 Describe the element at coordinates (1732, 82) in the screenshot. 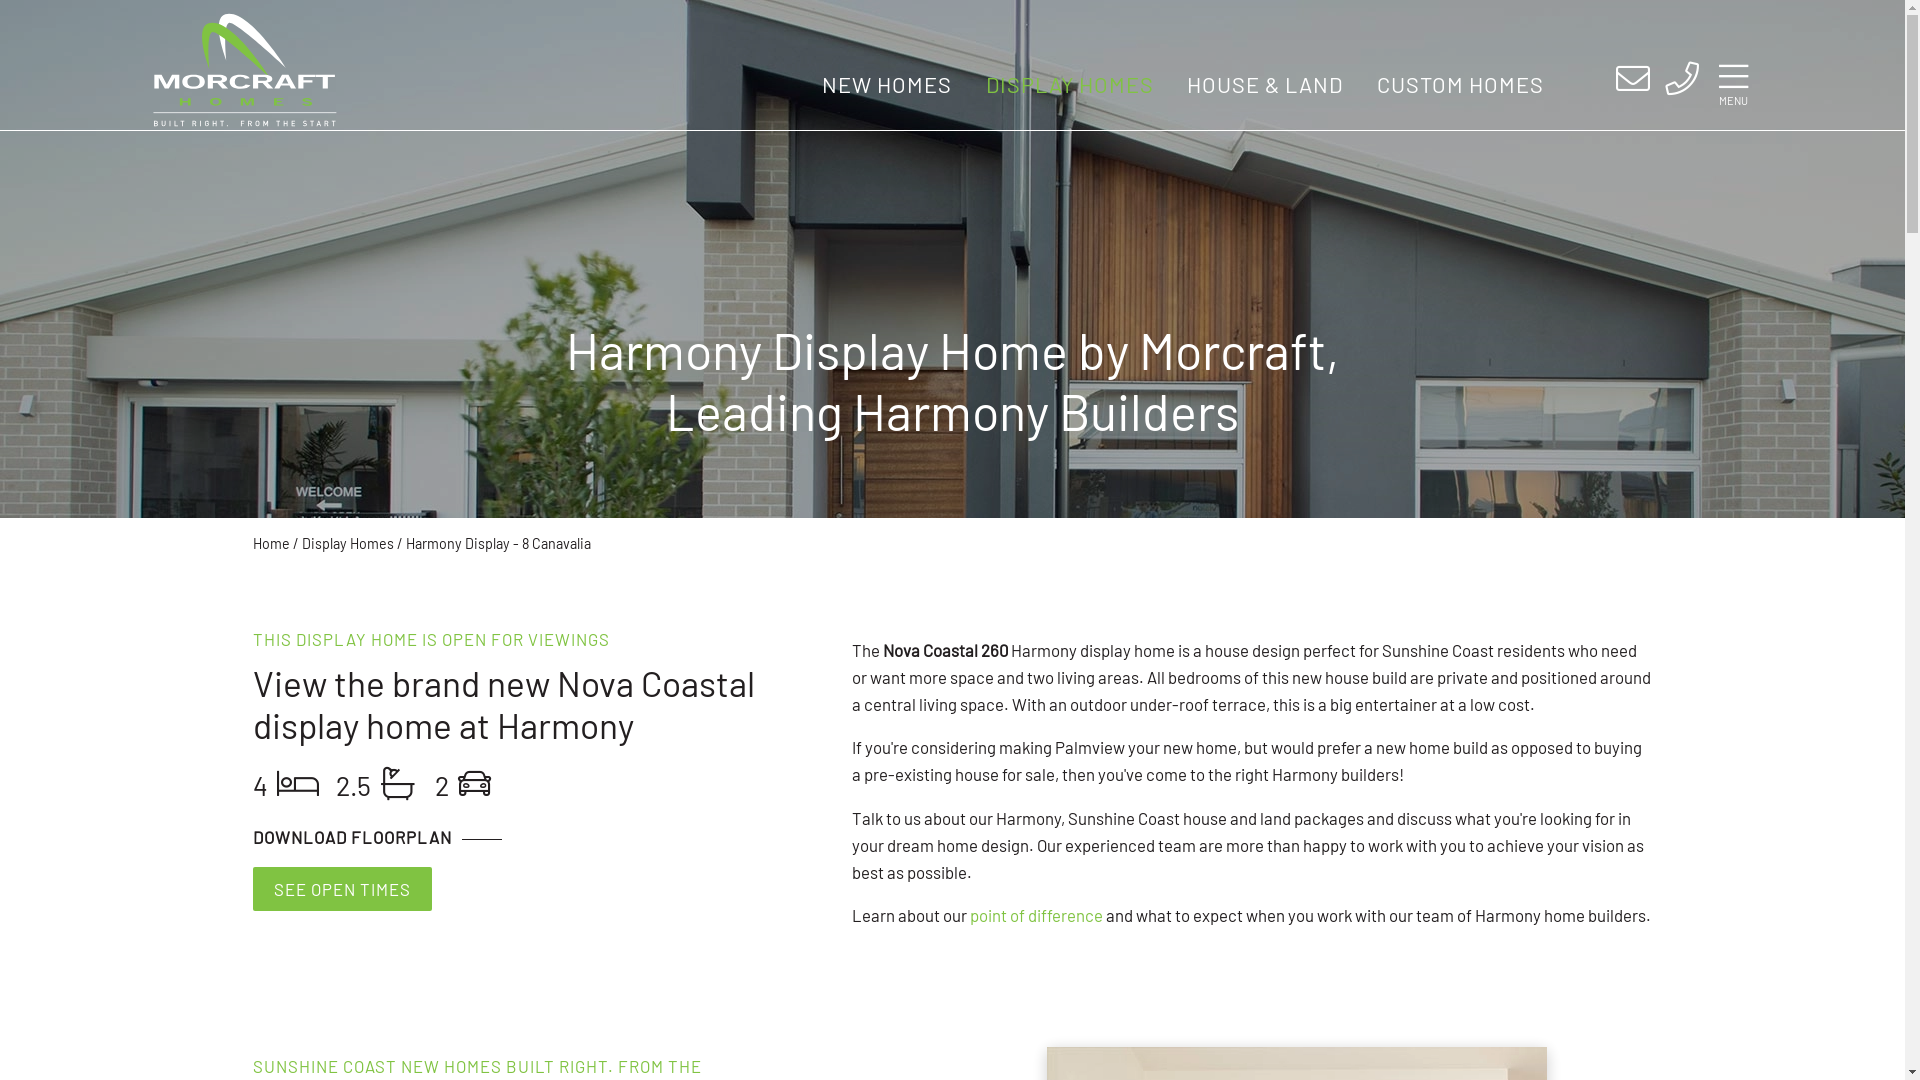

I see `'MENU'` at that location.